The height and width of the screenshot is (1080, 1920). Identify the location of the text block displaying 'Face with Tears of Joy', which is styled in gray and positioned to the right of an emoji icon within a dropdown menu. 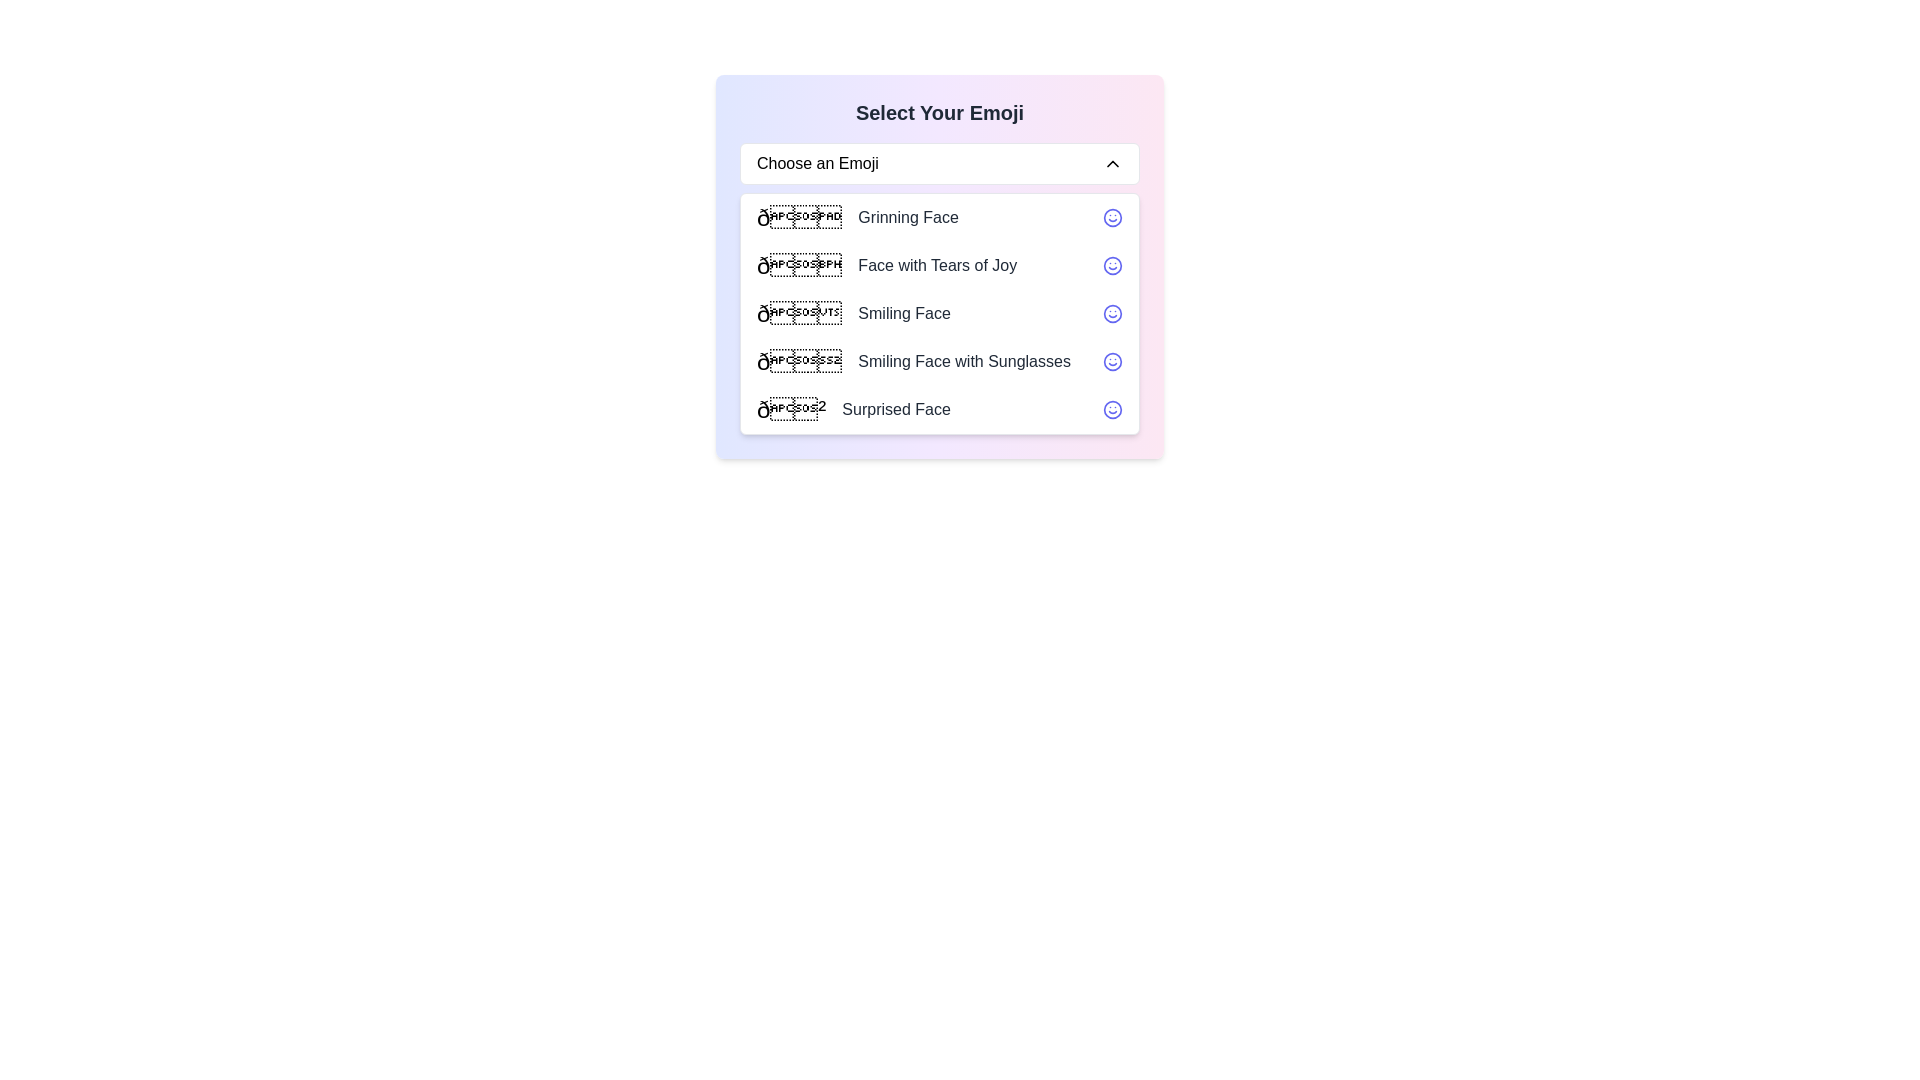
(936, 265).